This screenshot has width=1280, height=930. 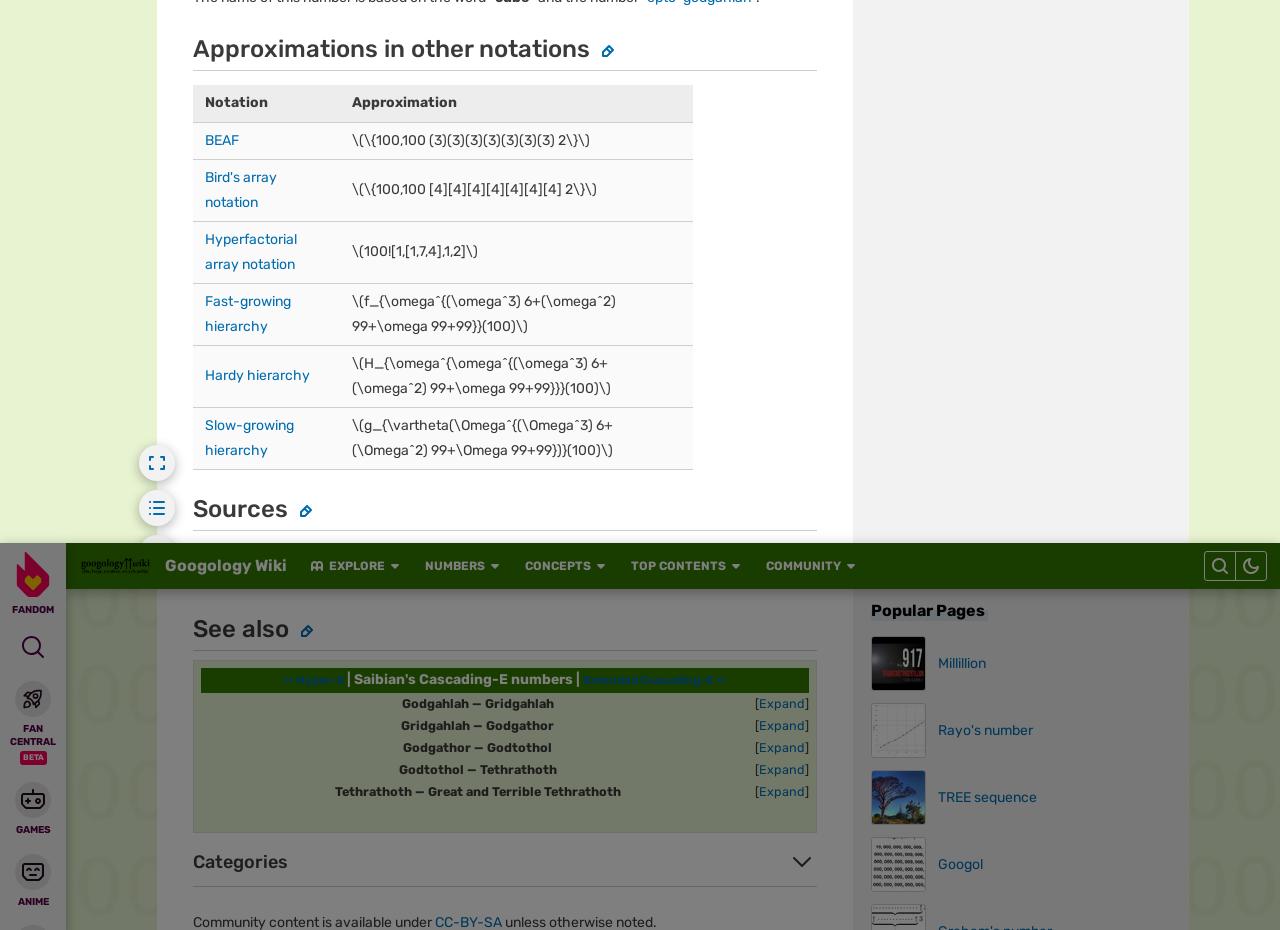 I want to click on 'Support', so click(x=708, y=28).